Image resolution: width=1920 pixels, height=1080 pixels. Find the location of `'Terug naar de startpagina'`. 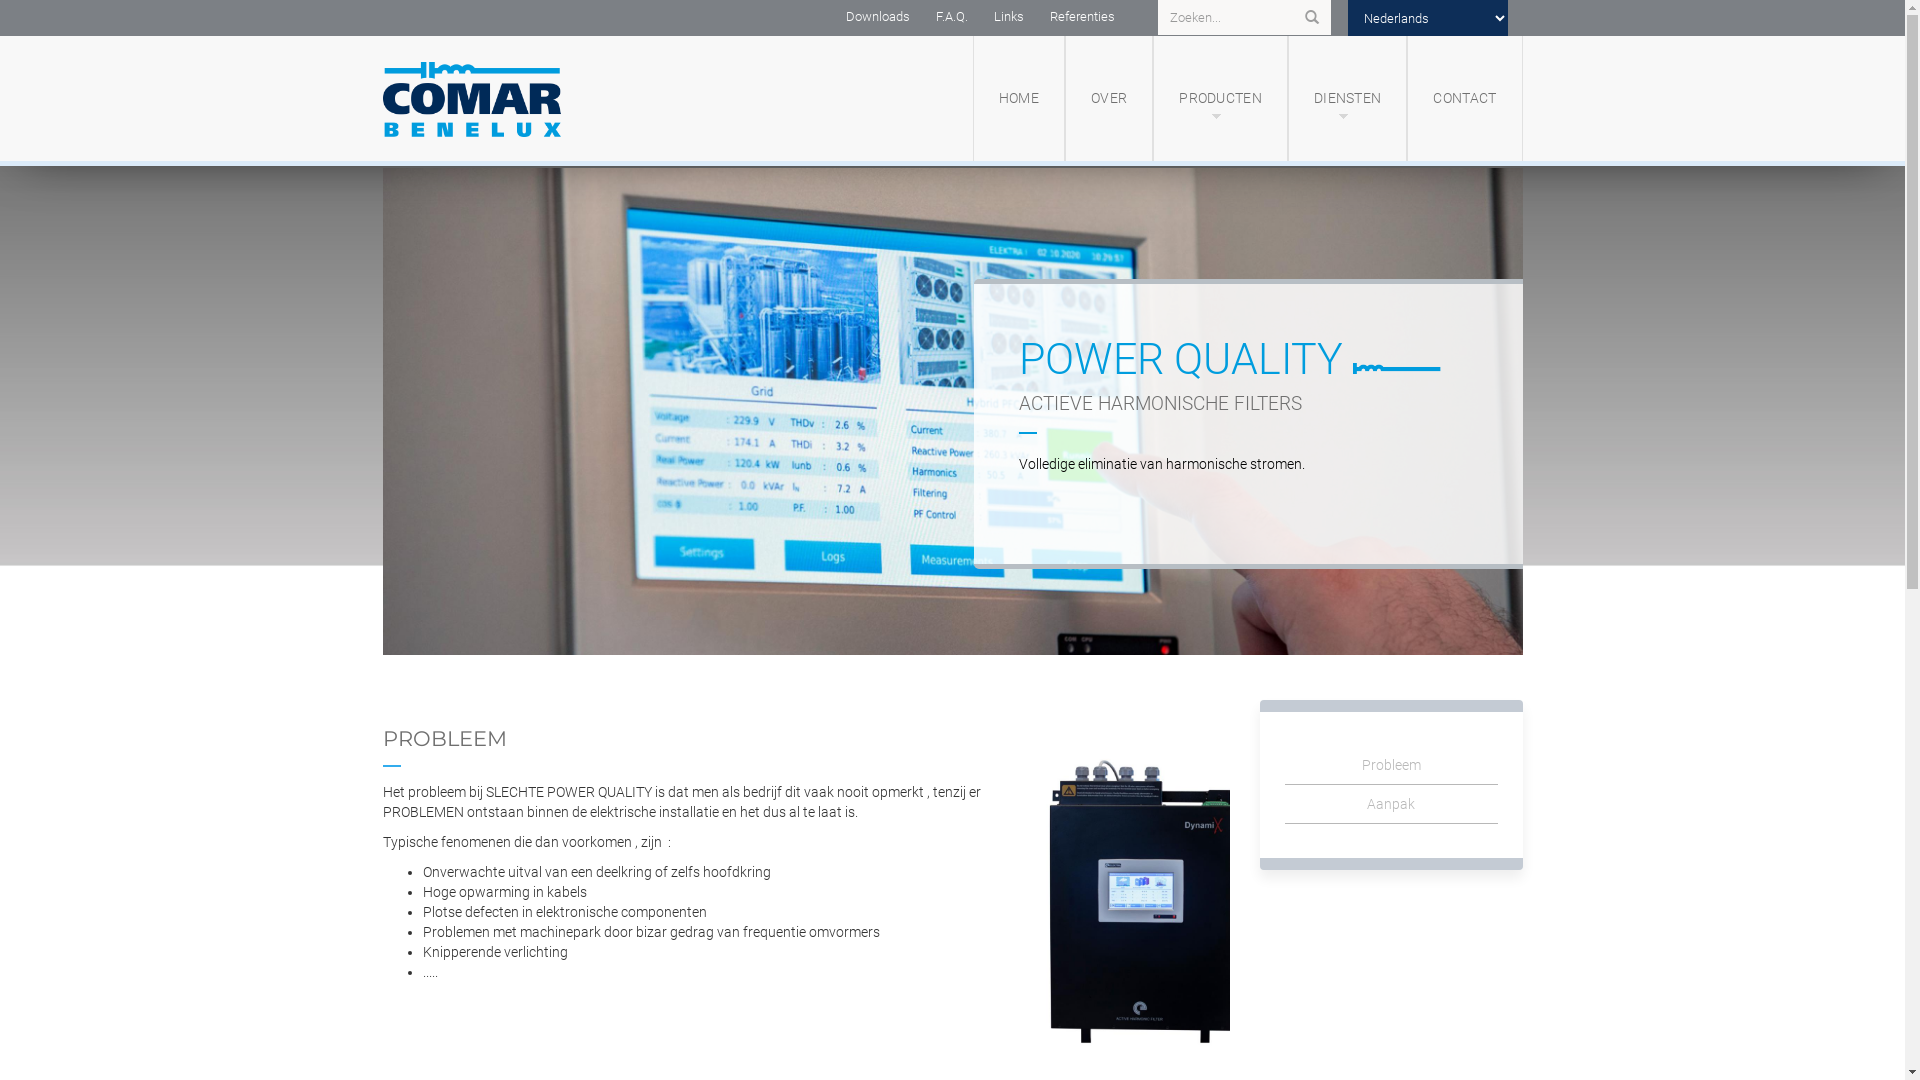

'Terug naar de startpagina' is located at coordinates (517, 98).